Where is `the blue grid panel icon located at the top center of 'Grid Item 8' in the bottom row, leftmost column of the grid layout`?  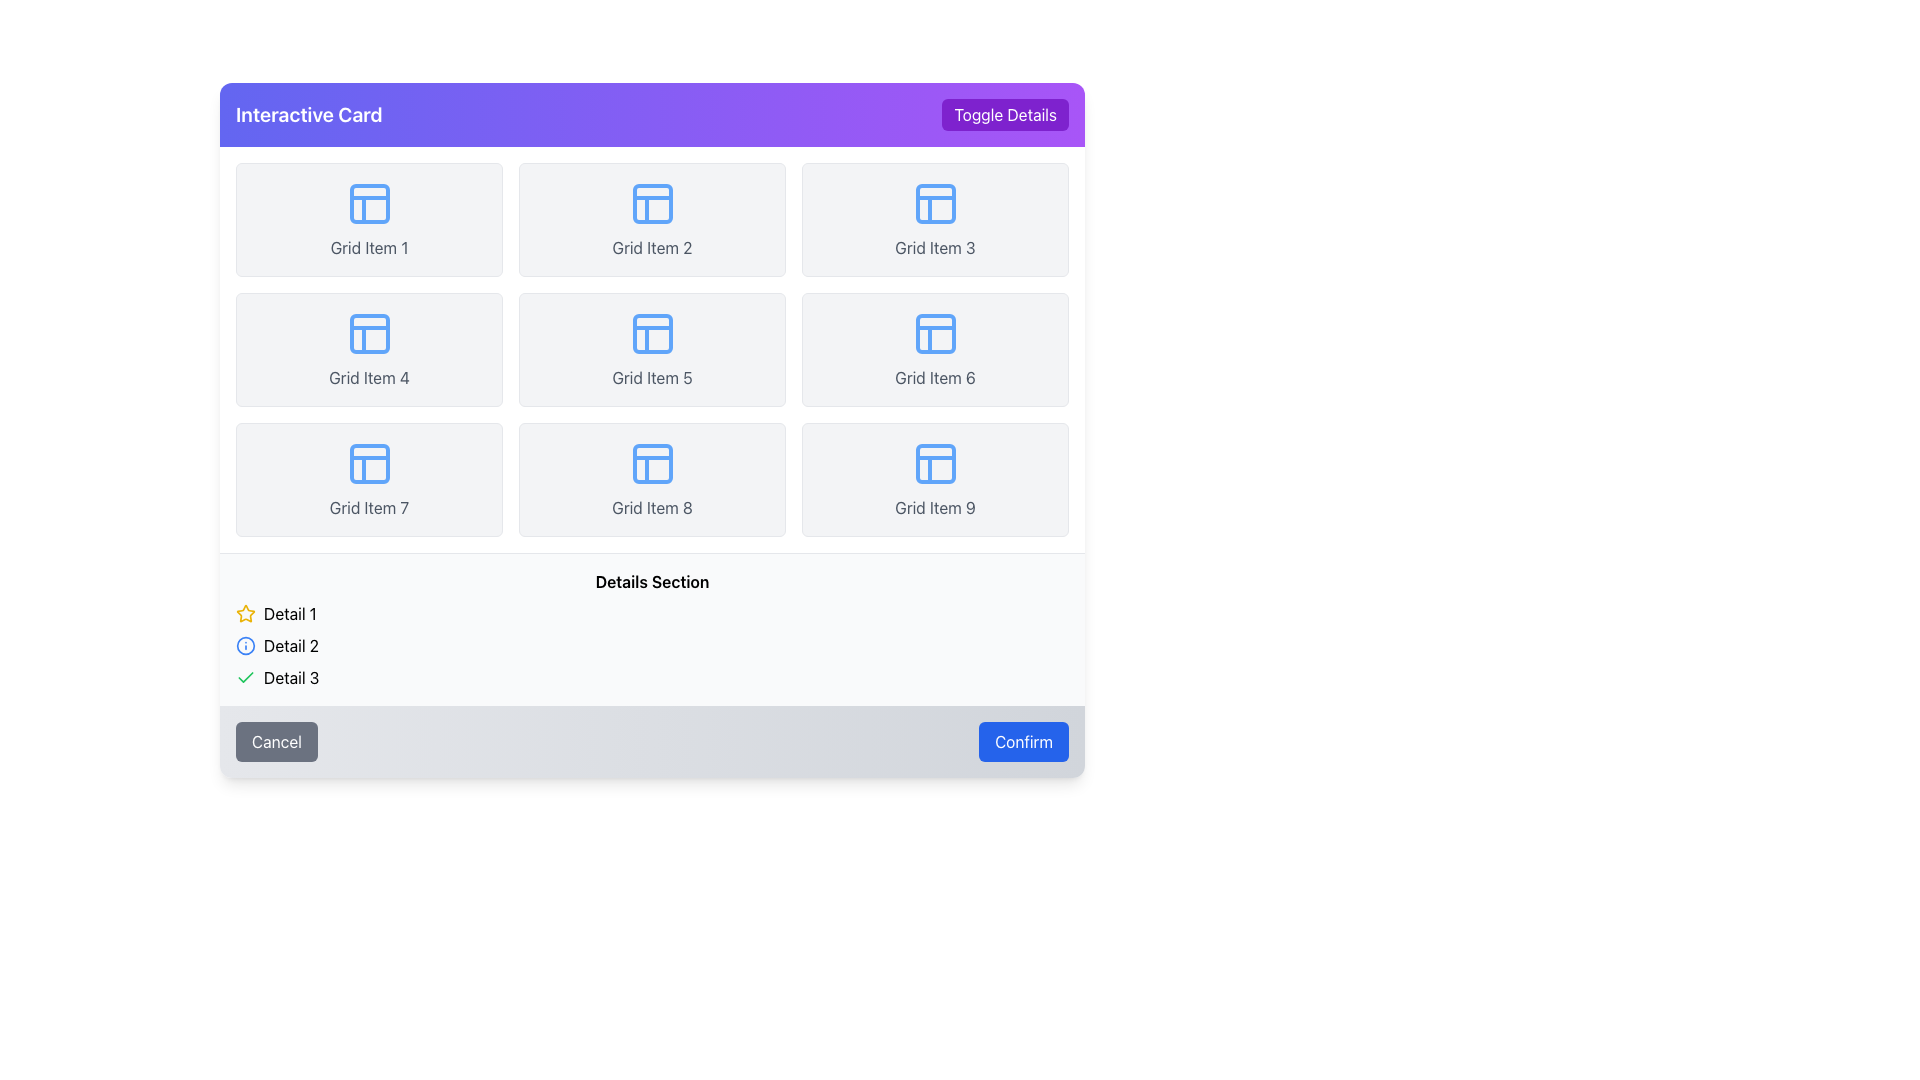
the blue grid panel icon located at the top center of 'Grid Item 8' in the bottom row, leftmost column of the grid layout is located at coordinates (652, 463).